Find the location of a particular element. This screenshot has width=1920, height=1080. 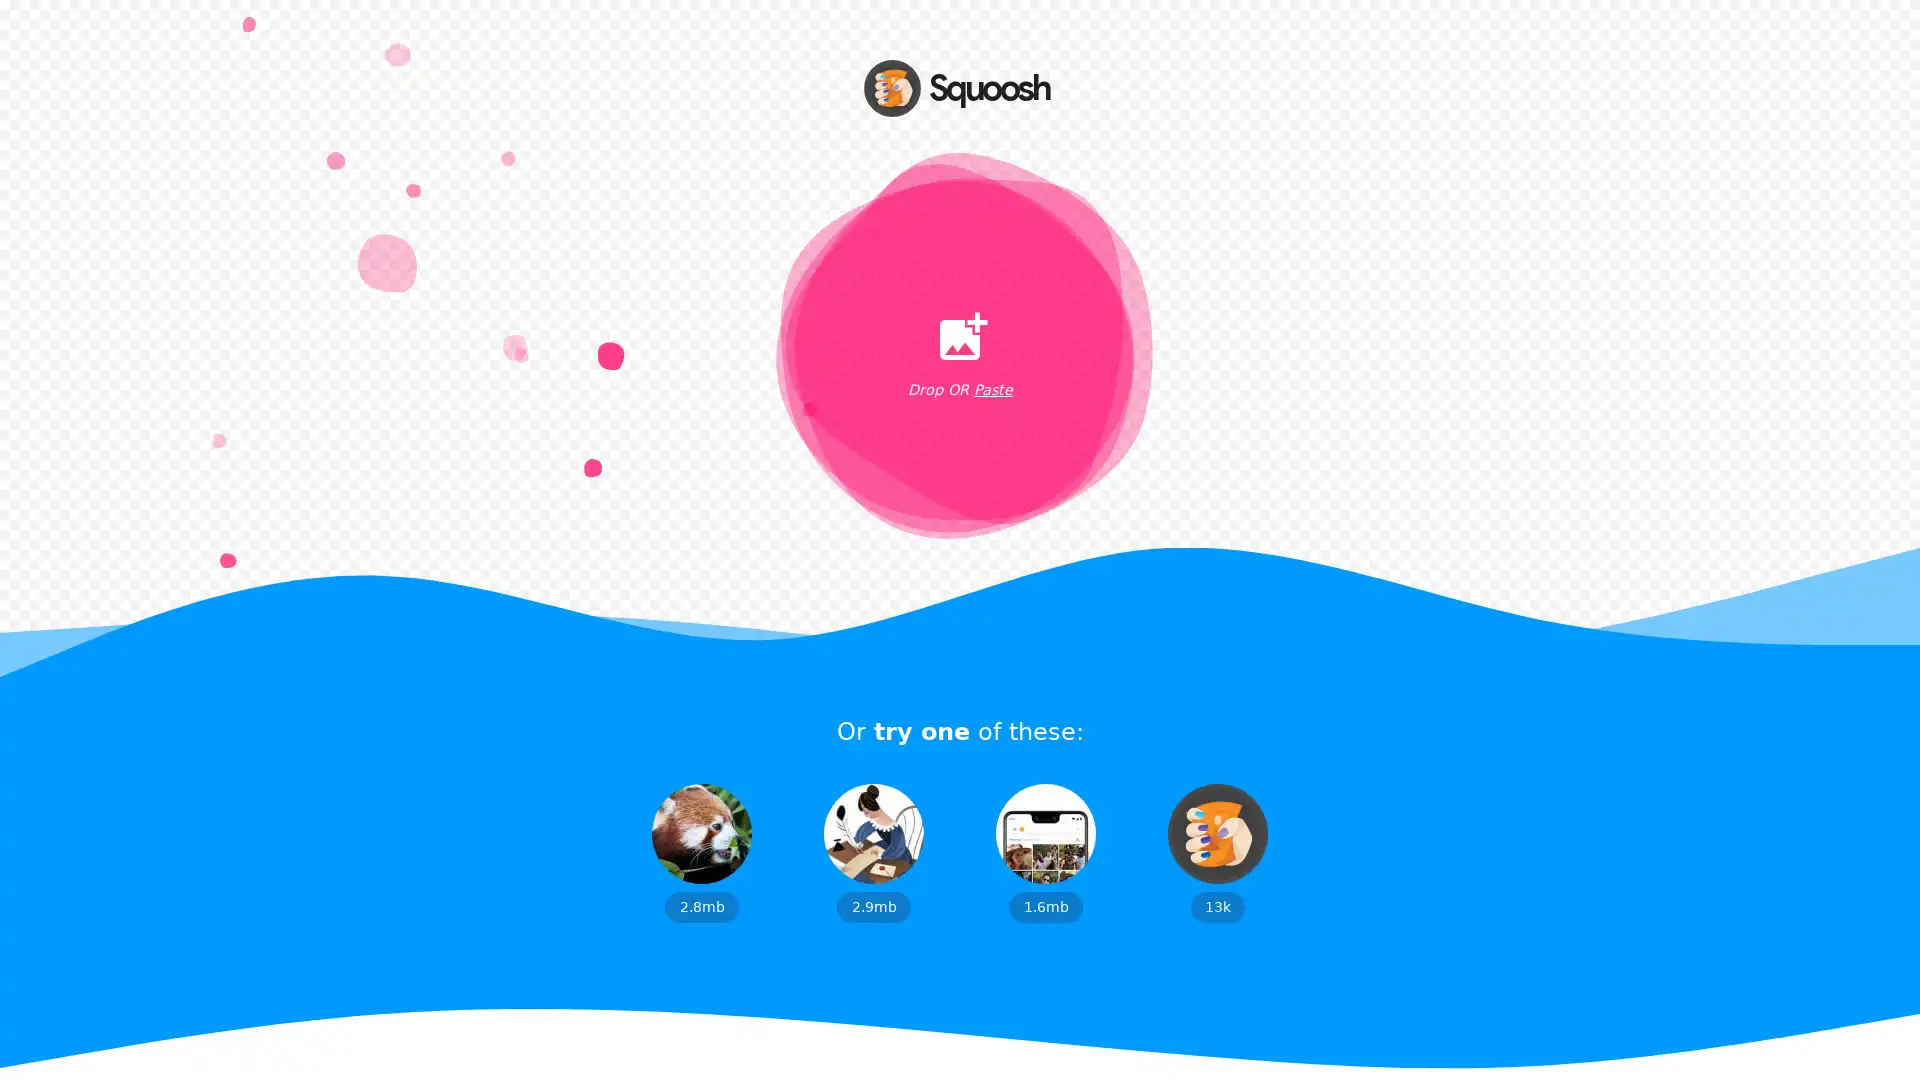

Paste is located at coordinates (992, 390).